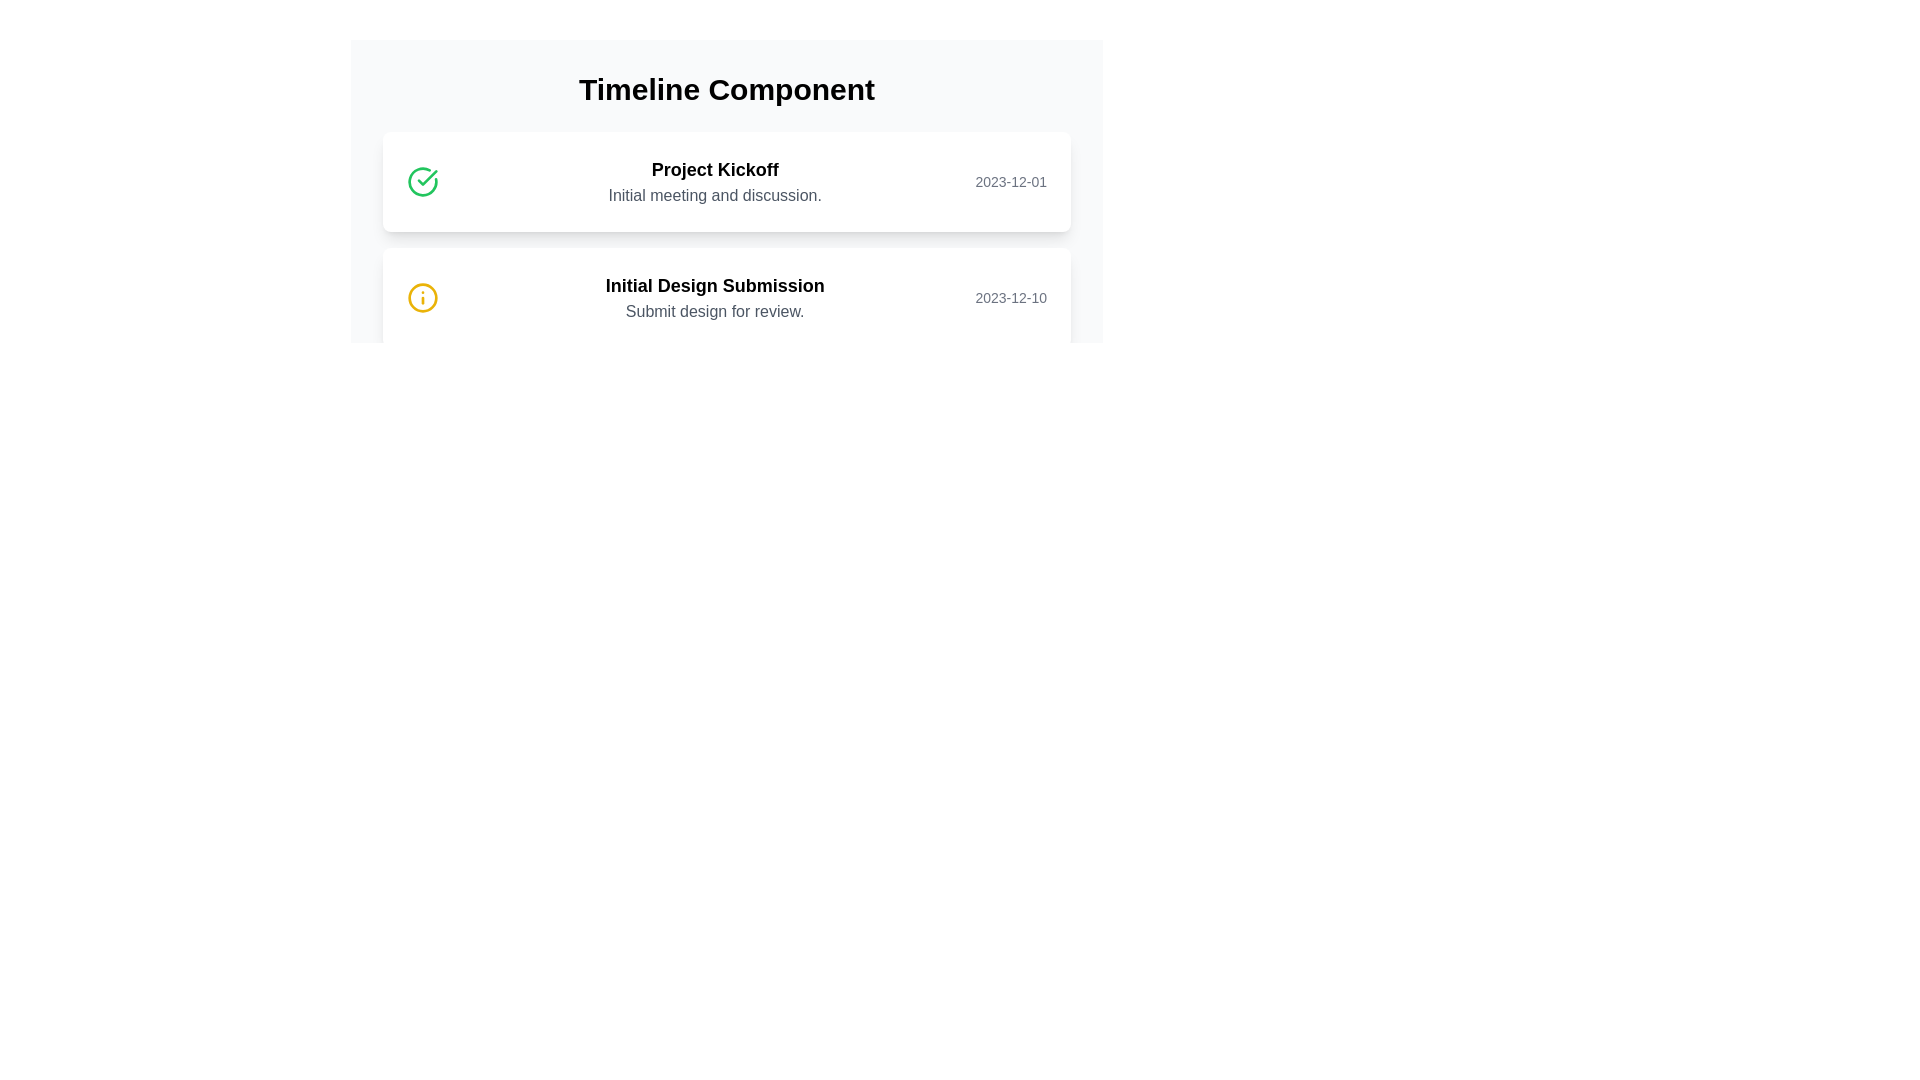  What do you see at coordinates (421, 181) in the screenshot?
I see `the icon indicating a completed milestone in the timeline, located to the left of the text 'Project KickoffInitial meeting and discussion.'` at bounding box center [421, 181].